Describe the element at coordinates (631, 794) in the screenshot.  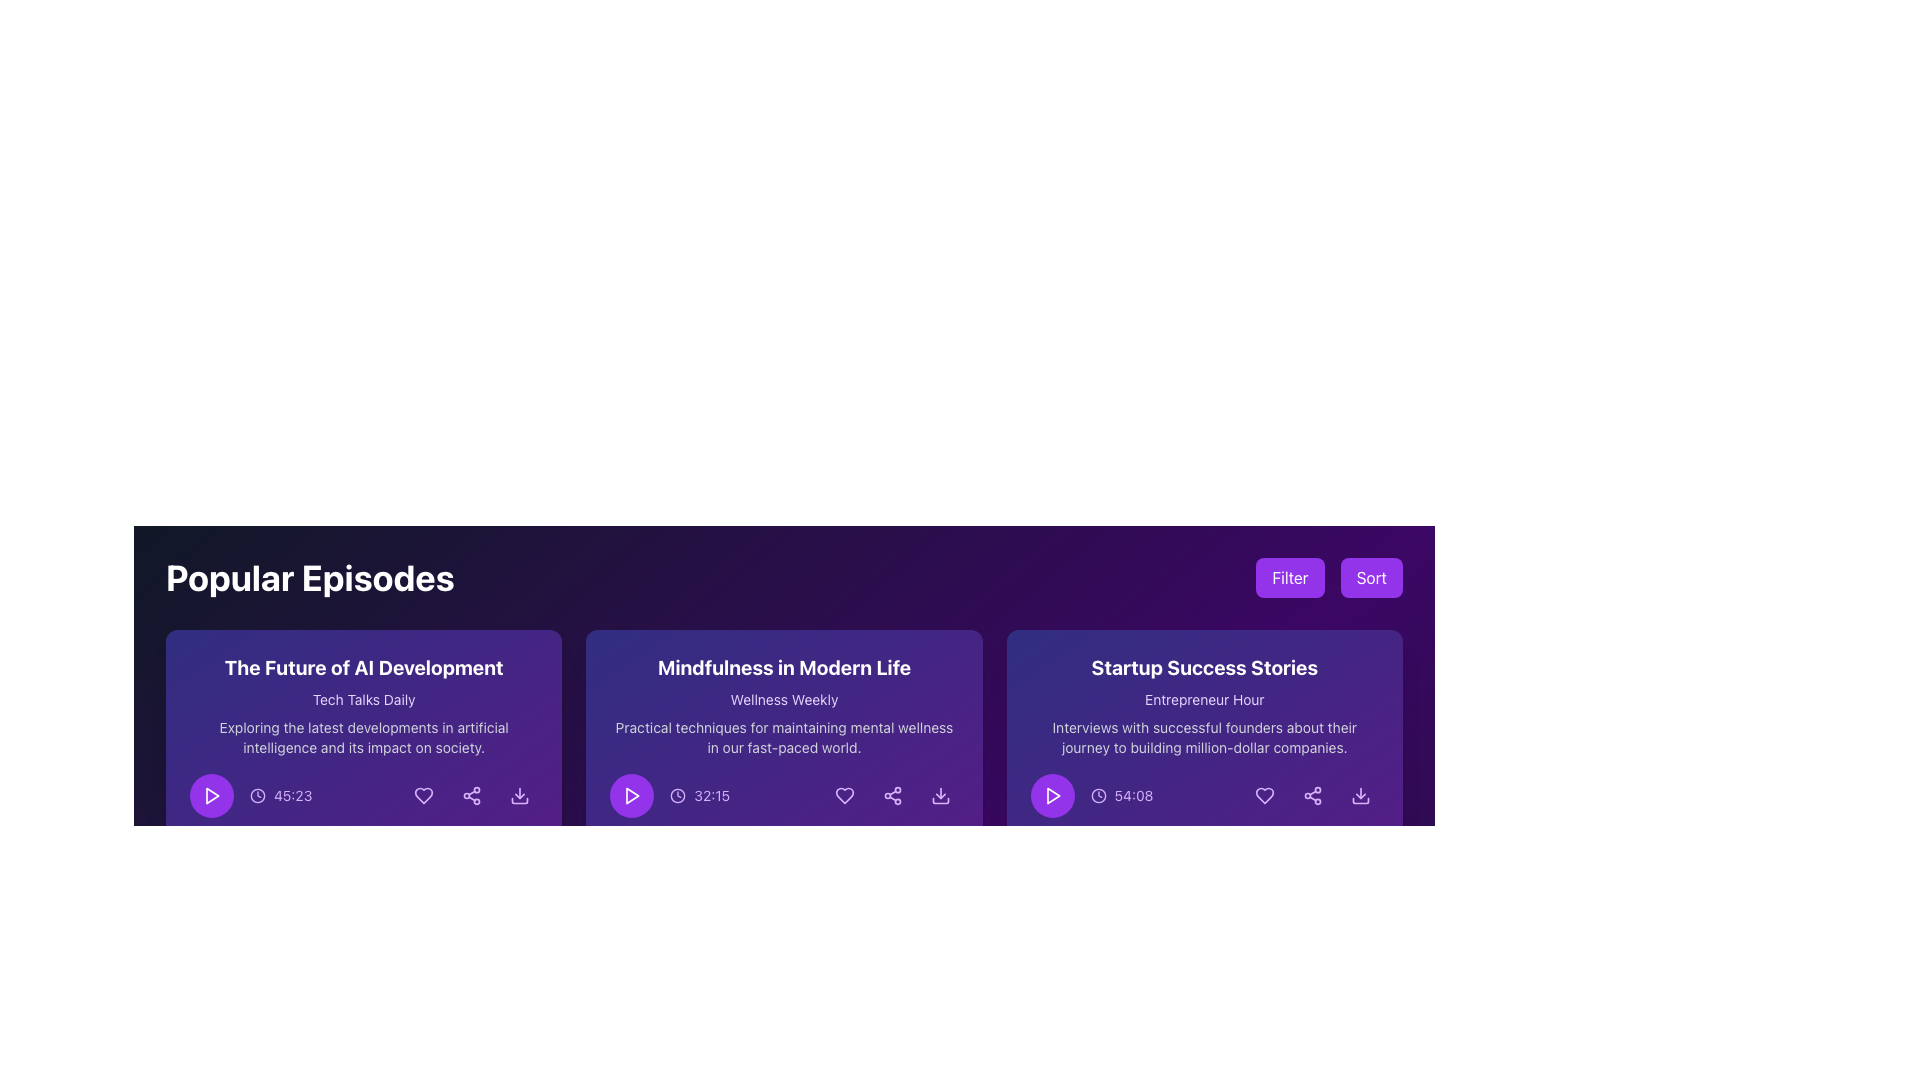
I see `the small white play icon on a purple circular background located in the bottom-left corner of the 'Mindfulness in Modern Life' card in the 'Popular Episodes' list` at that location.